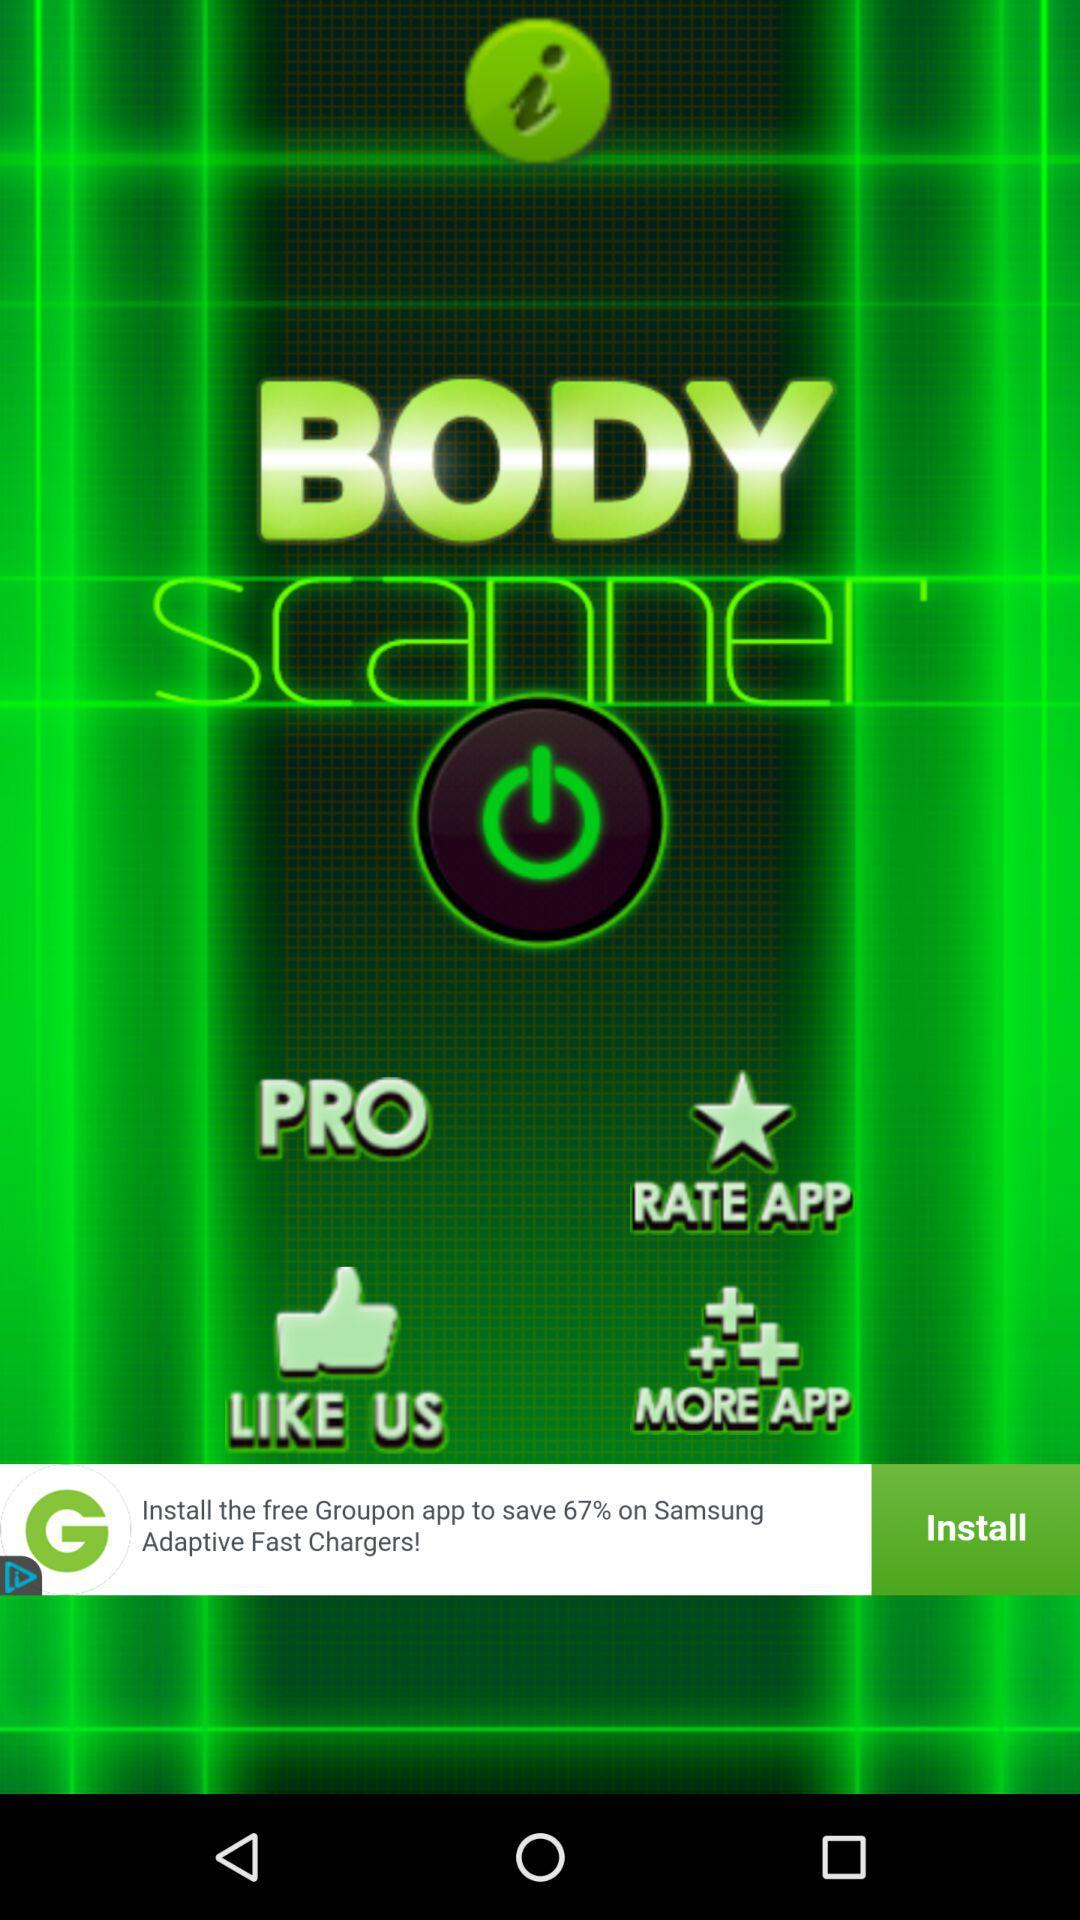 Image resolution: width=1080 pixels, height=1920 pixels. I want to click on like us, so click(336, 1360).